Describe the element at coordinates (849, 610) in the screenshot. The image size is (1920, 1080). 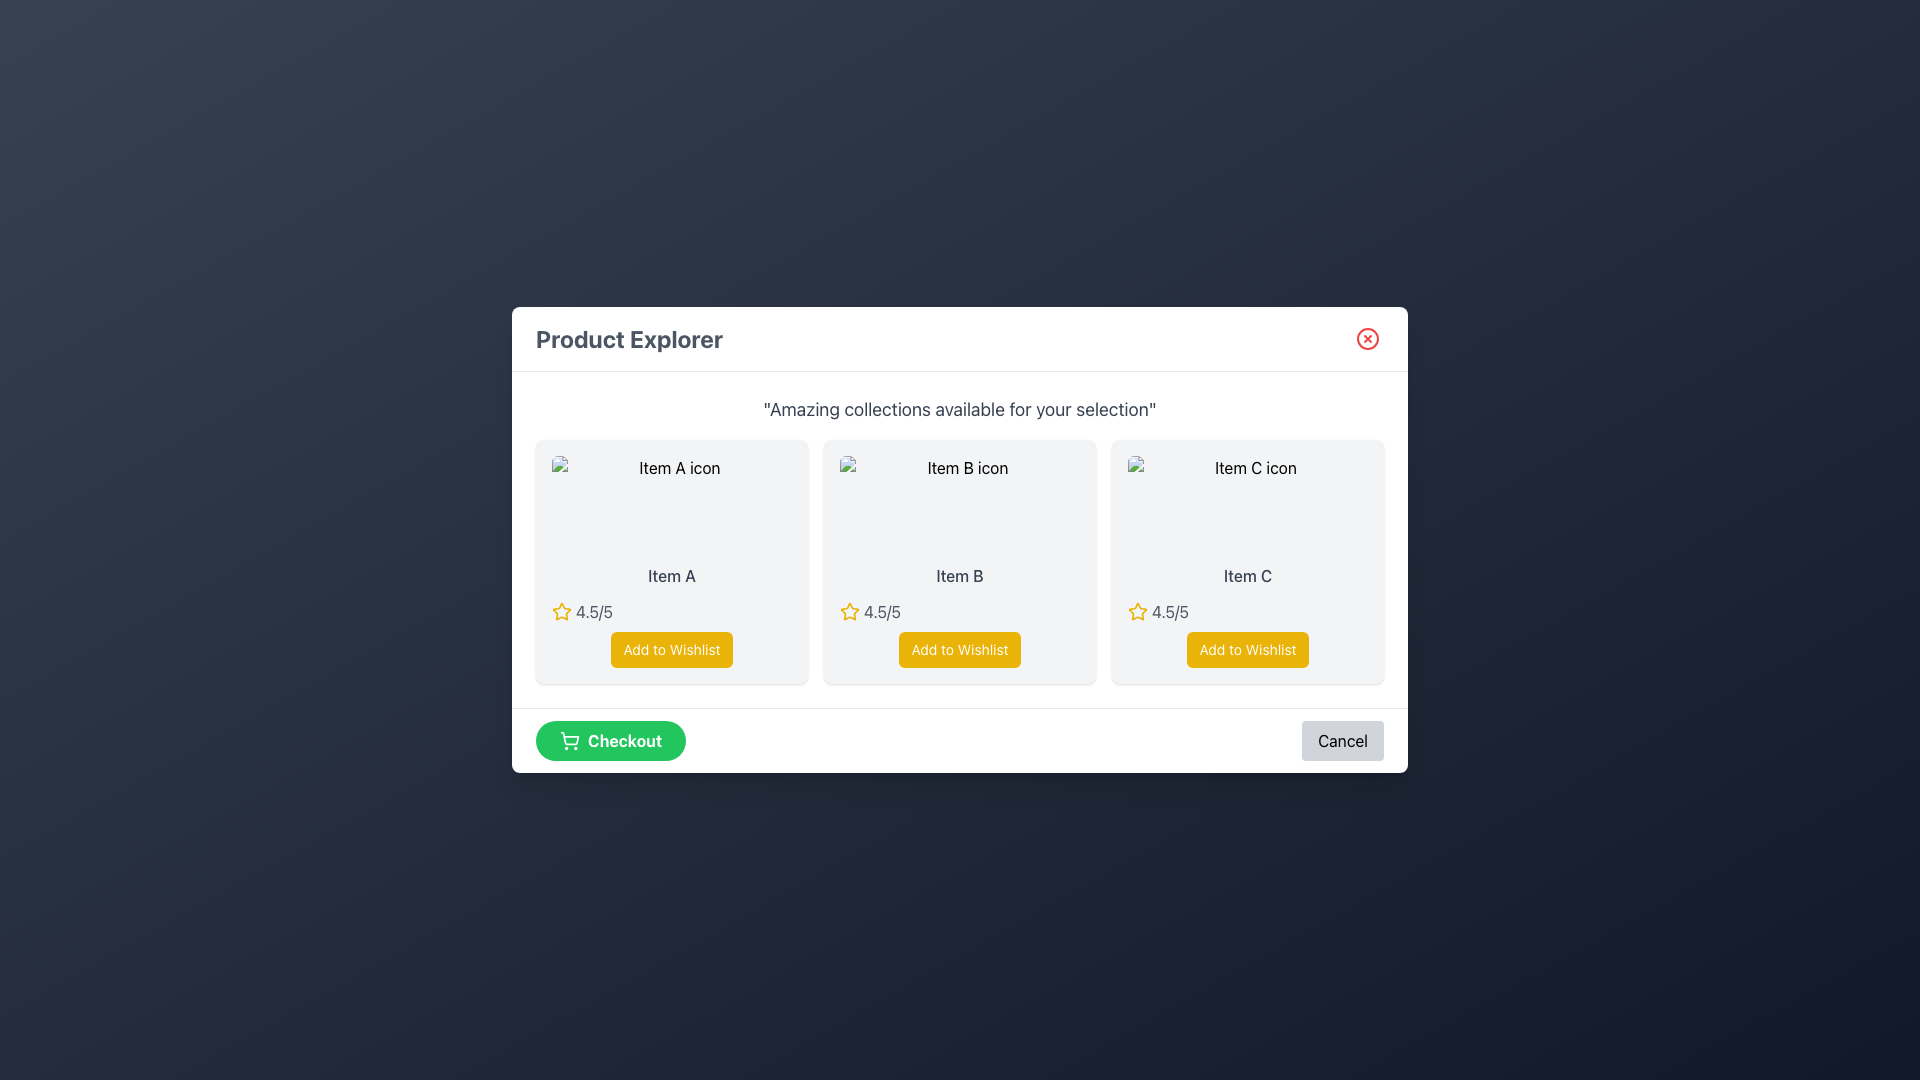
I see `the star icon representing the rating score '4.5/5' for 'Item B' in the center card of the 'Product Explorer' dialog box` at that location.